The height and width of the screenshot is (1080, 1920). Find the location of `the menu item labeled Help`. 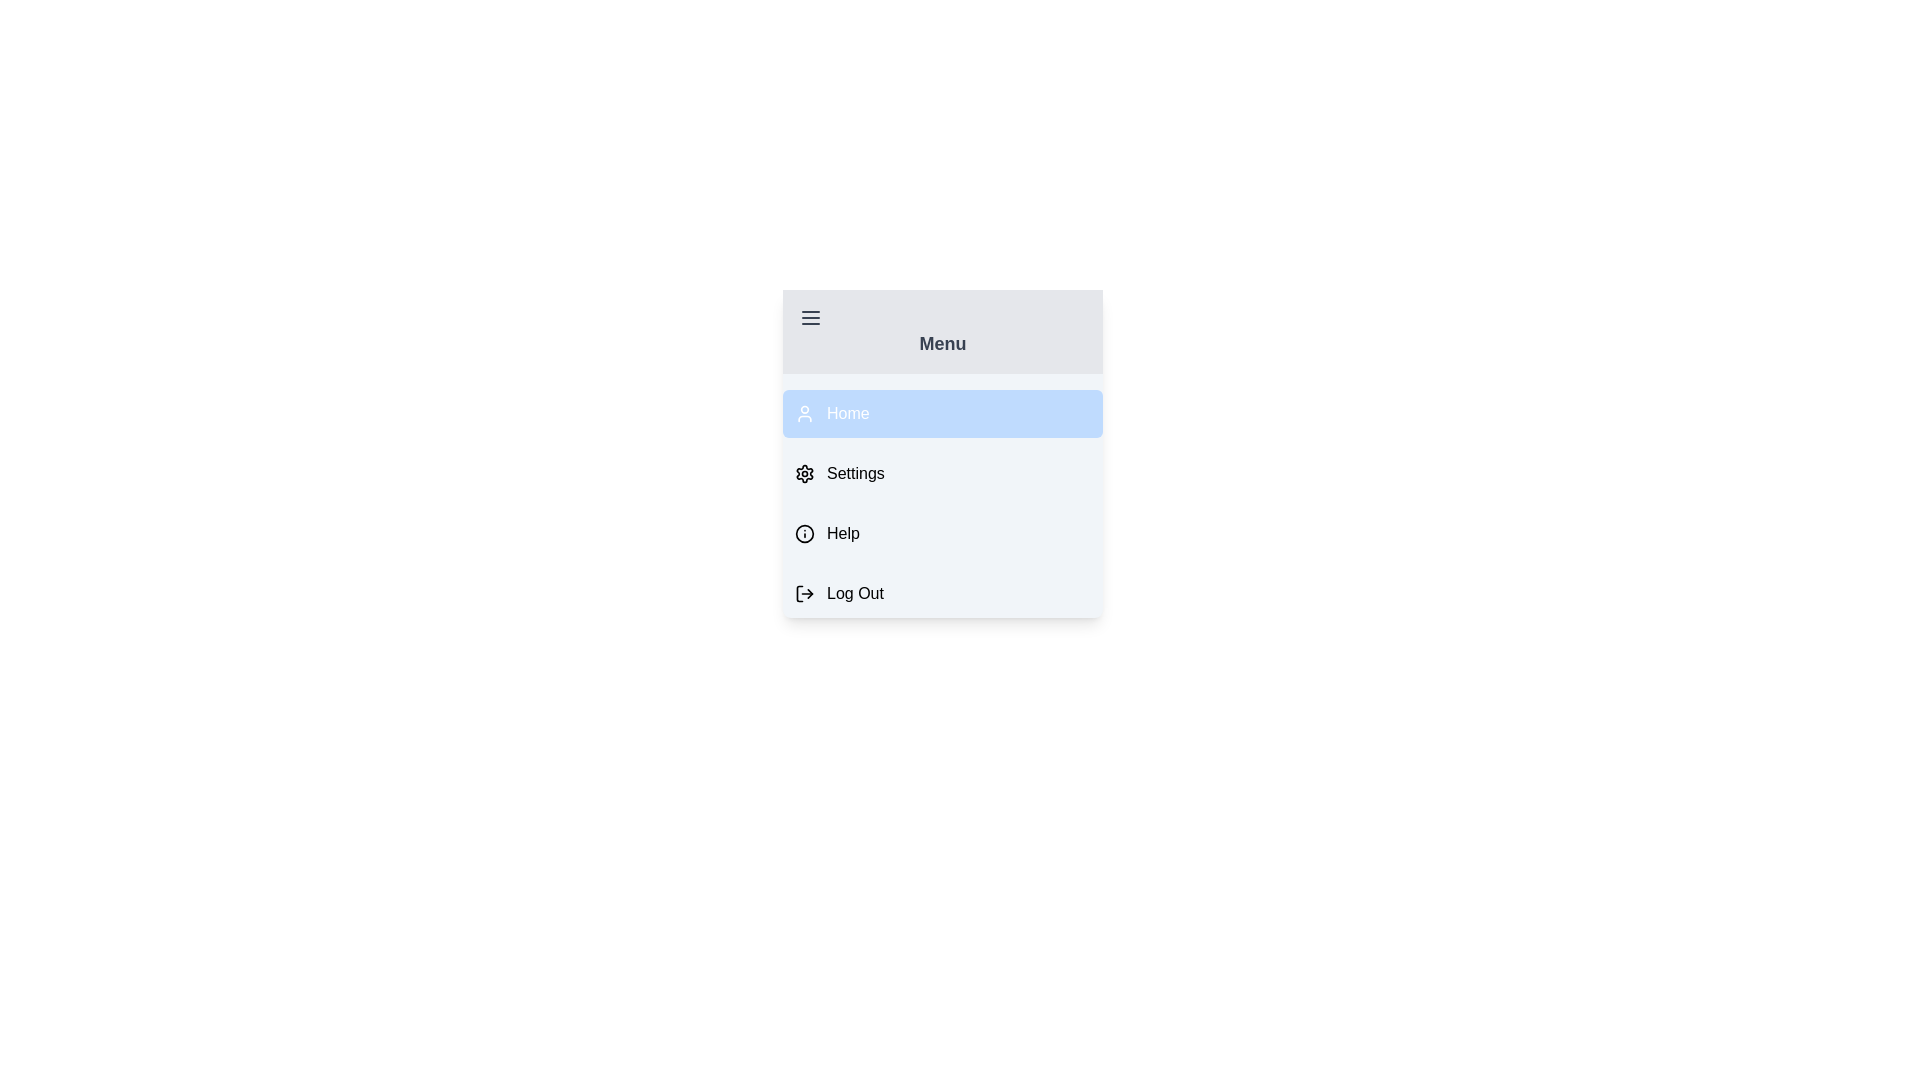

the menu item labeled Help is located at coordinates (941, 532).